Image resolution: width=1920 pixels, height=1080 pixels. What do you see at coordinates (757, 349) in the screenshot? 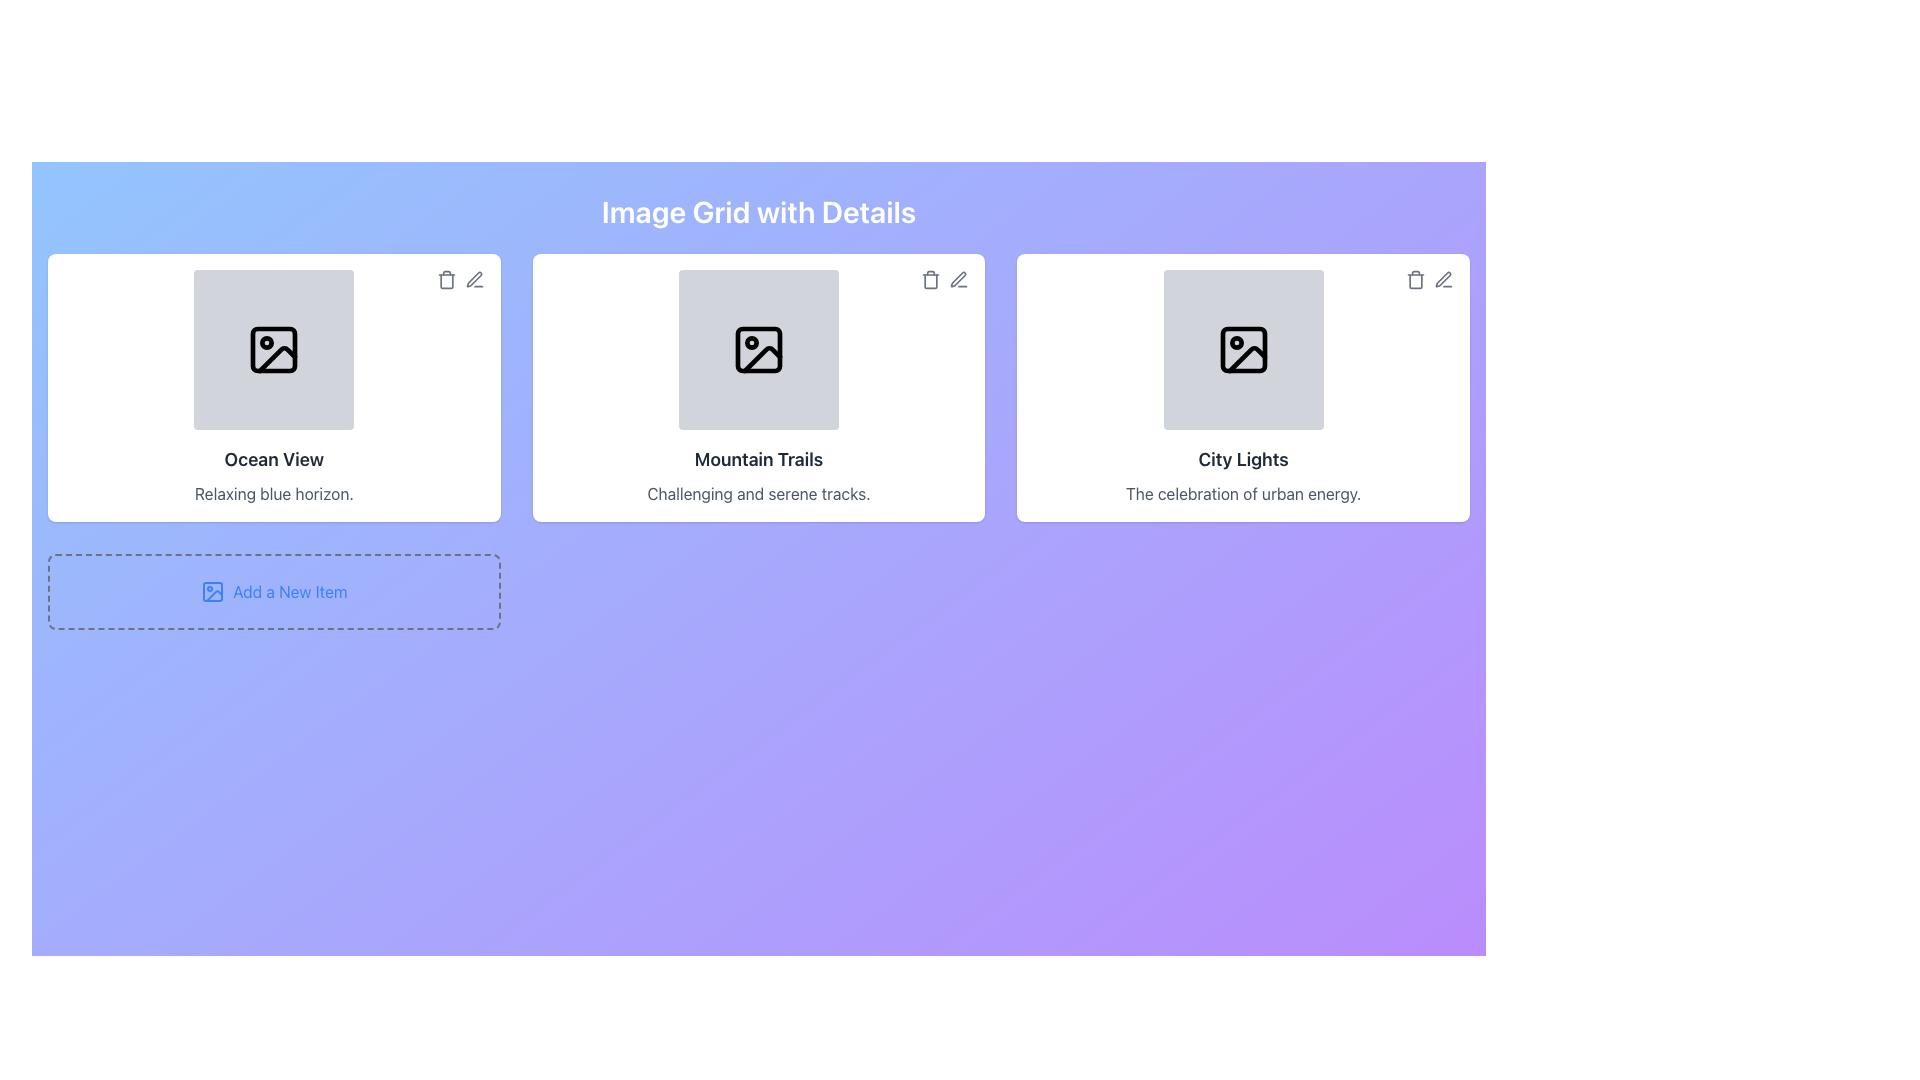
I see `the decorative icon representing an image or photo in the 'Mountain Trails' section, located in the middle tile of the grid` at bounding box center [757, 349].